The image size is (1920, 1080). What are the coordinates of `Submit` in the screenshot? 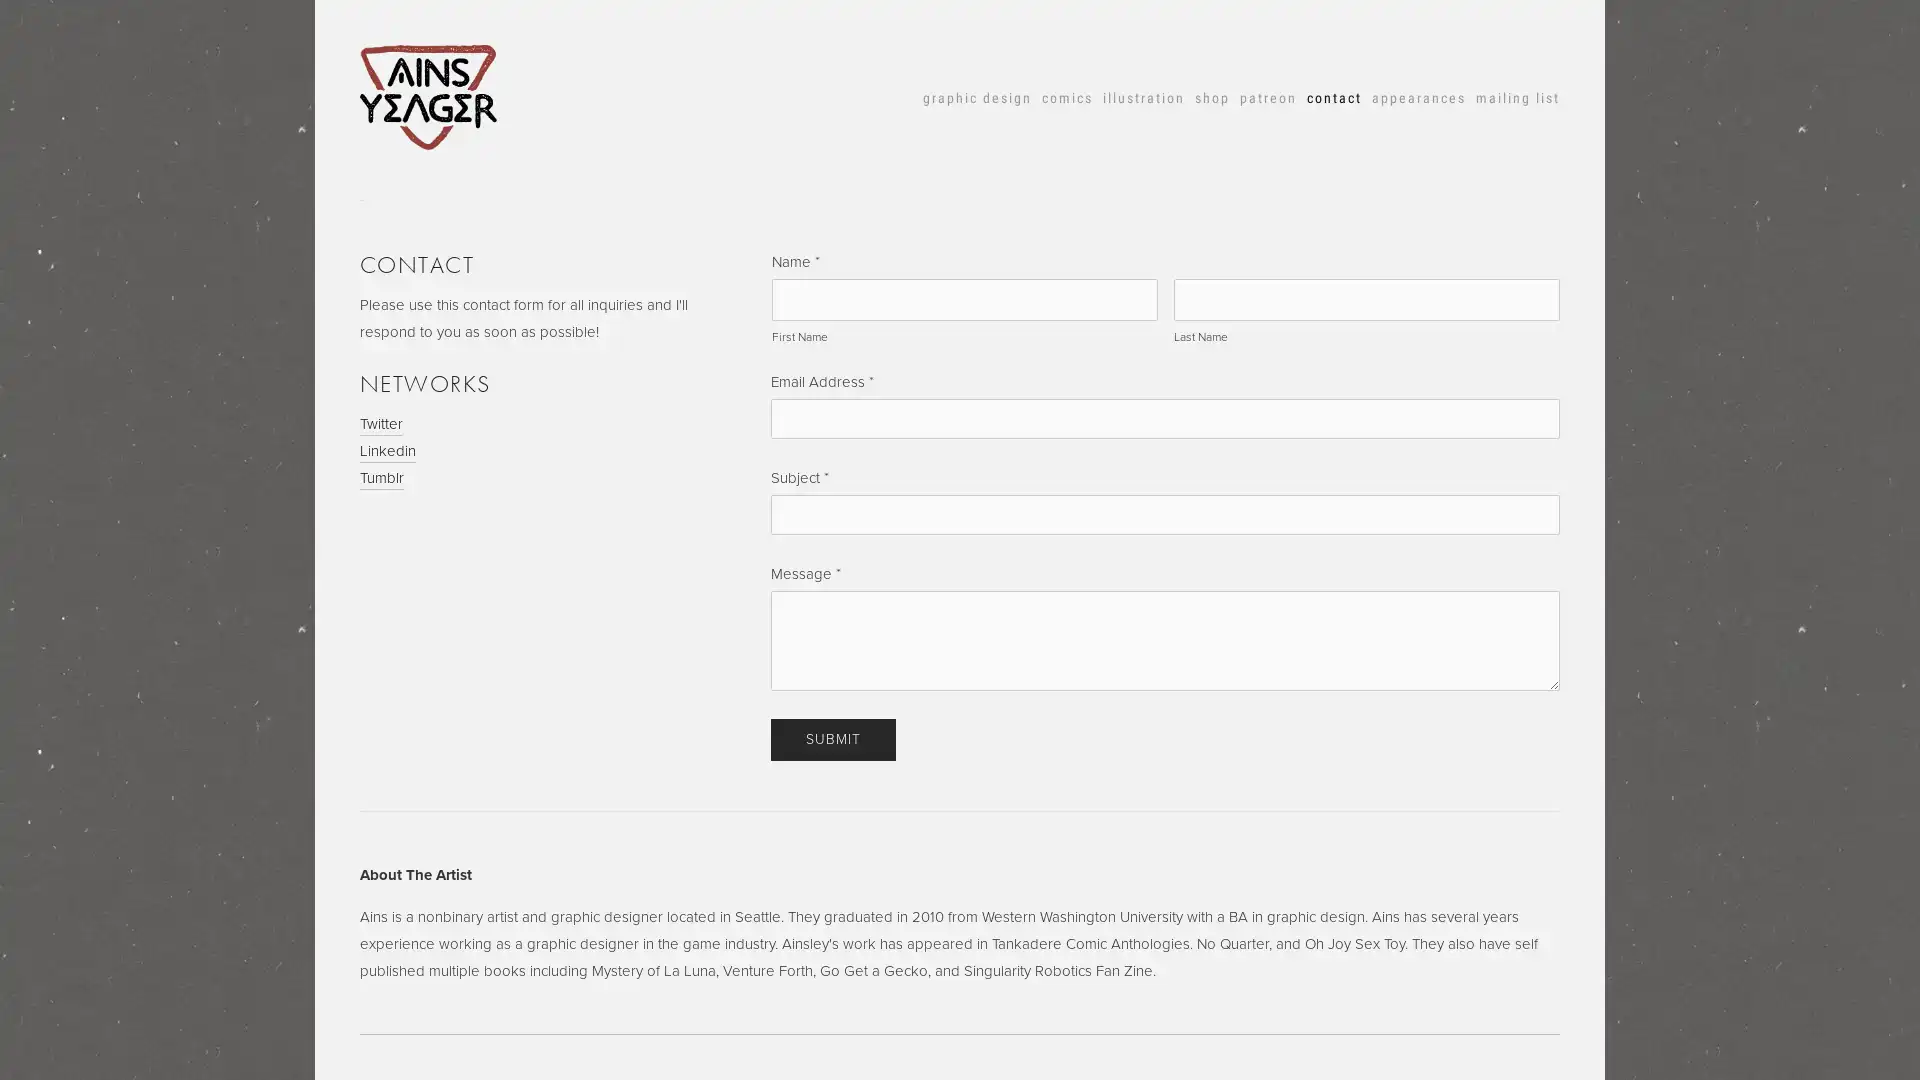 It's located at (833, 740).